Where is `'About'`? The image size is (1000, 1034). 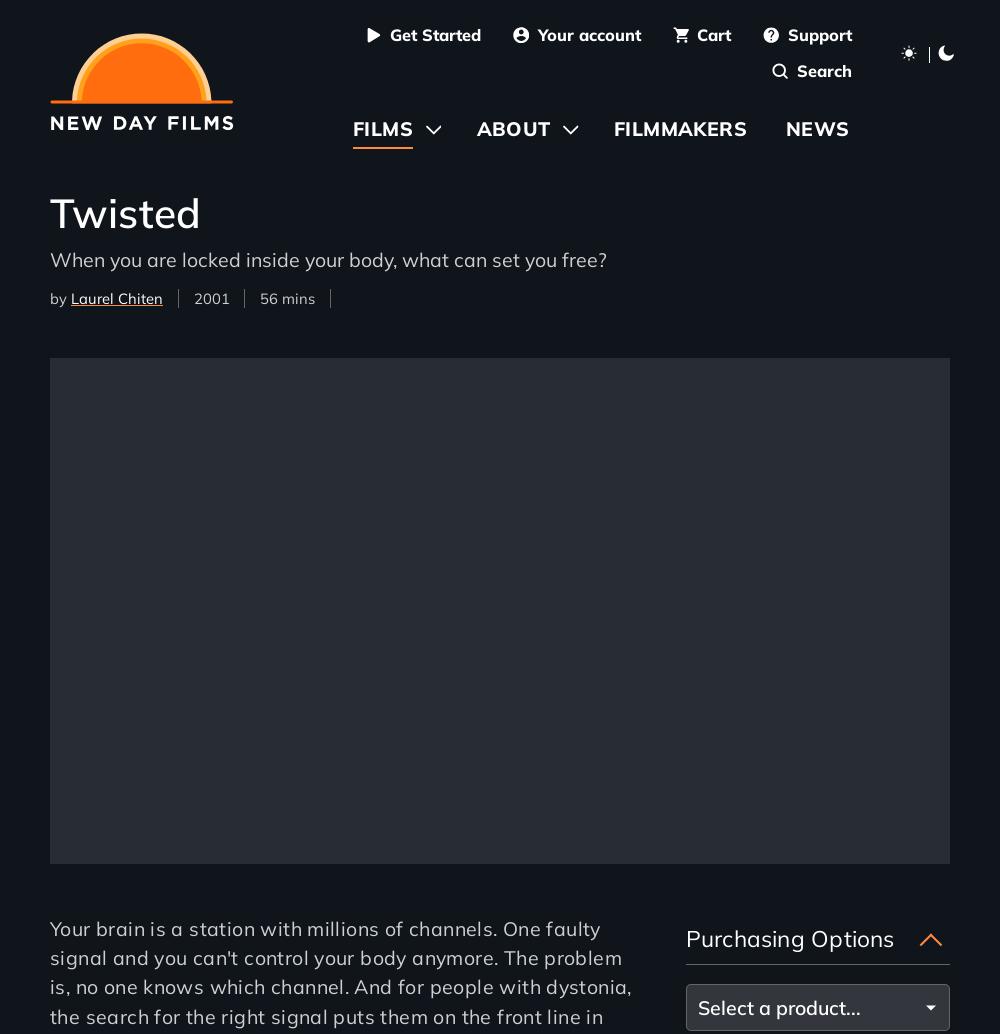 'About' is located at coordinates (513, 127).